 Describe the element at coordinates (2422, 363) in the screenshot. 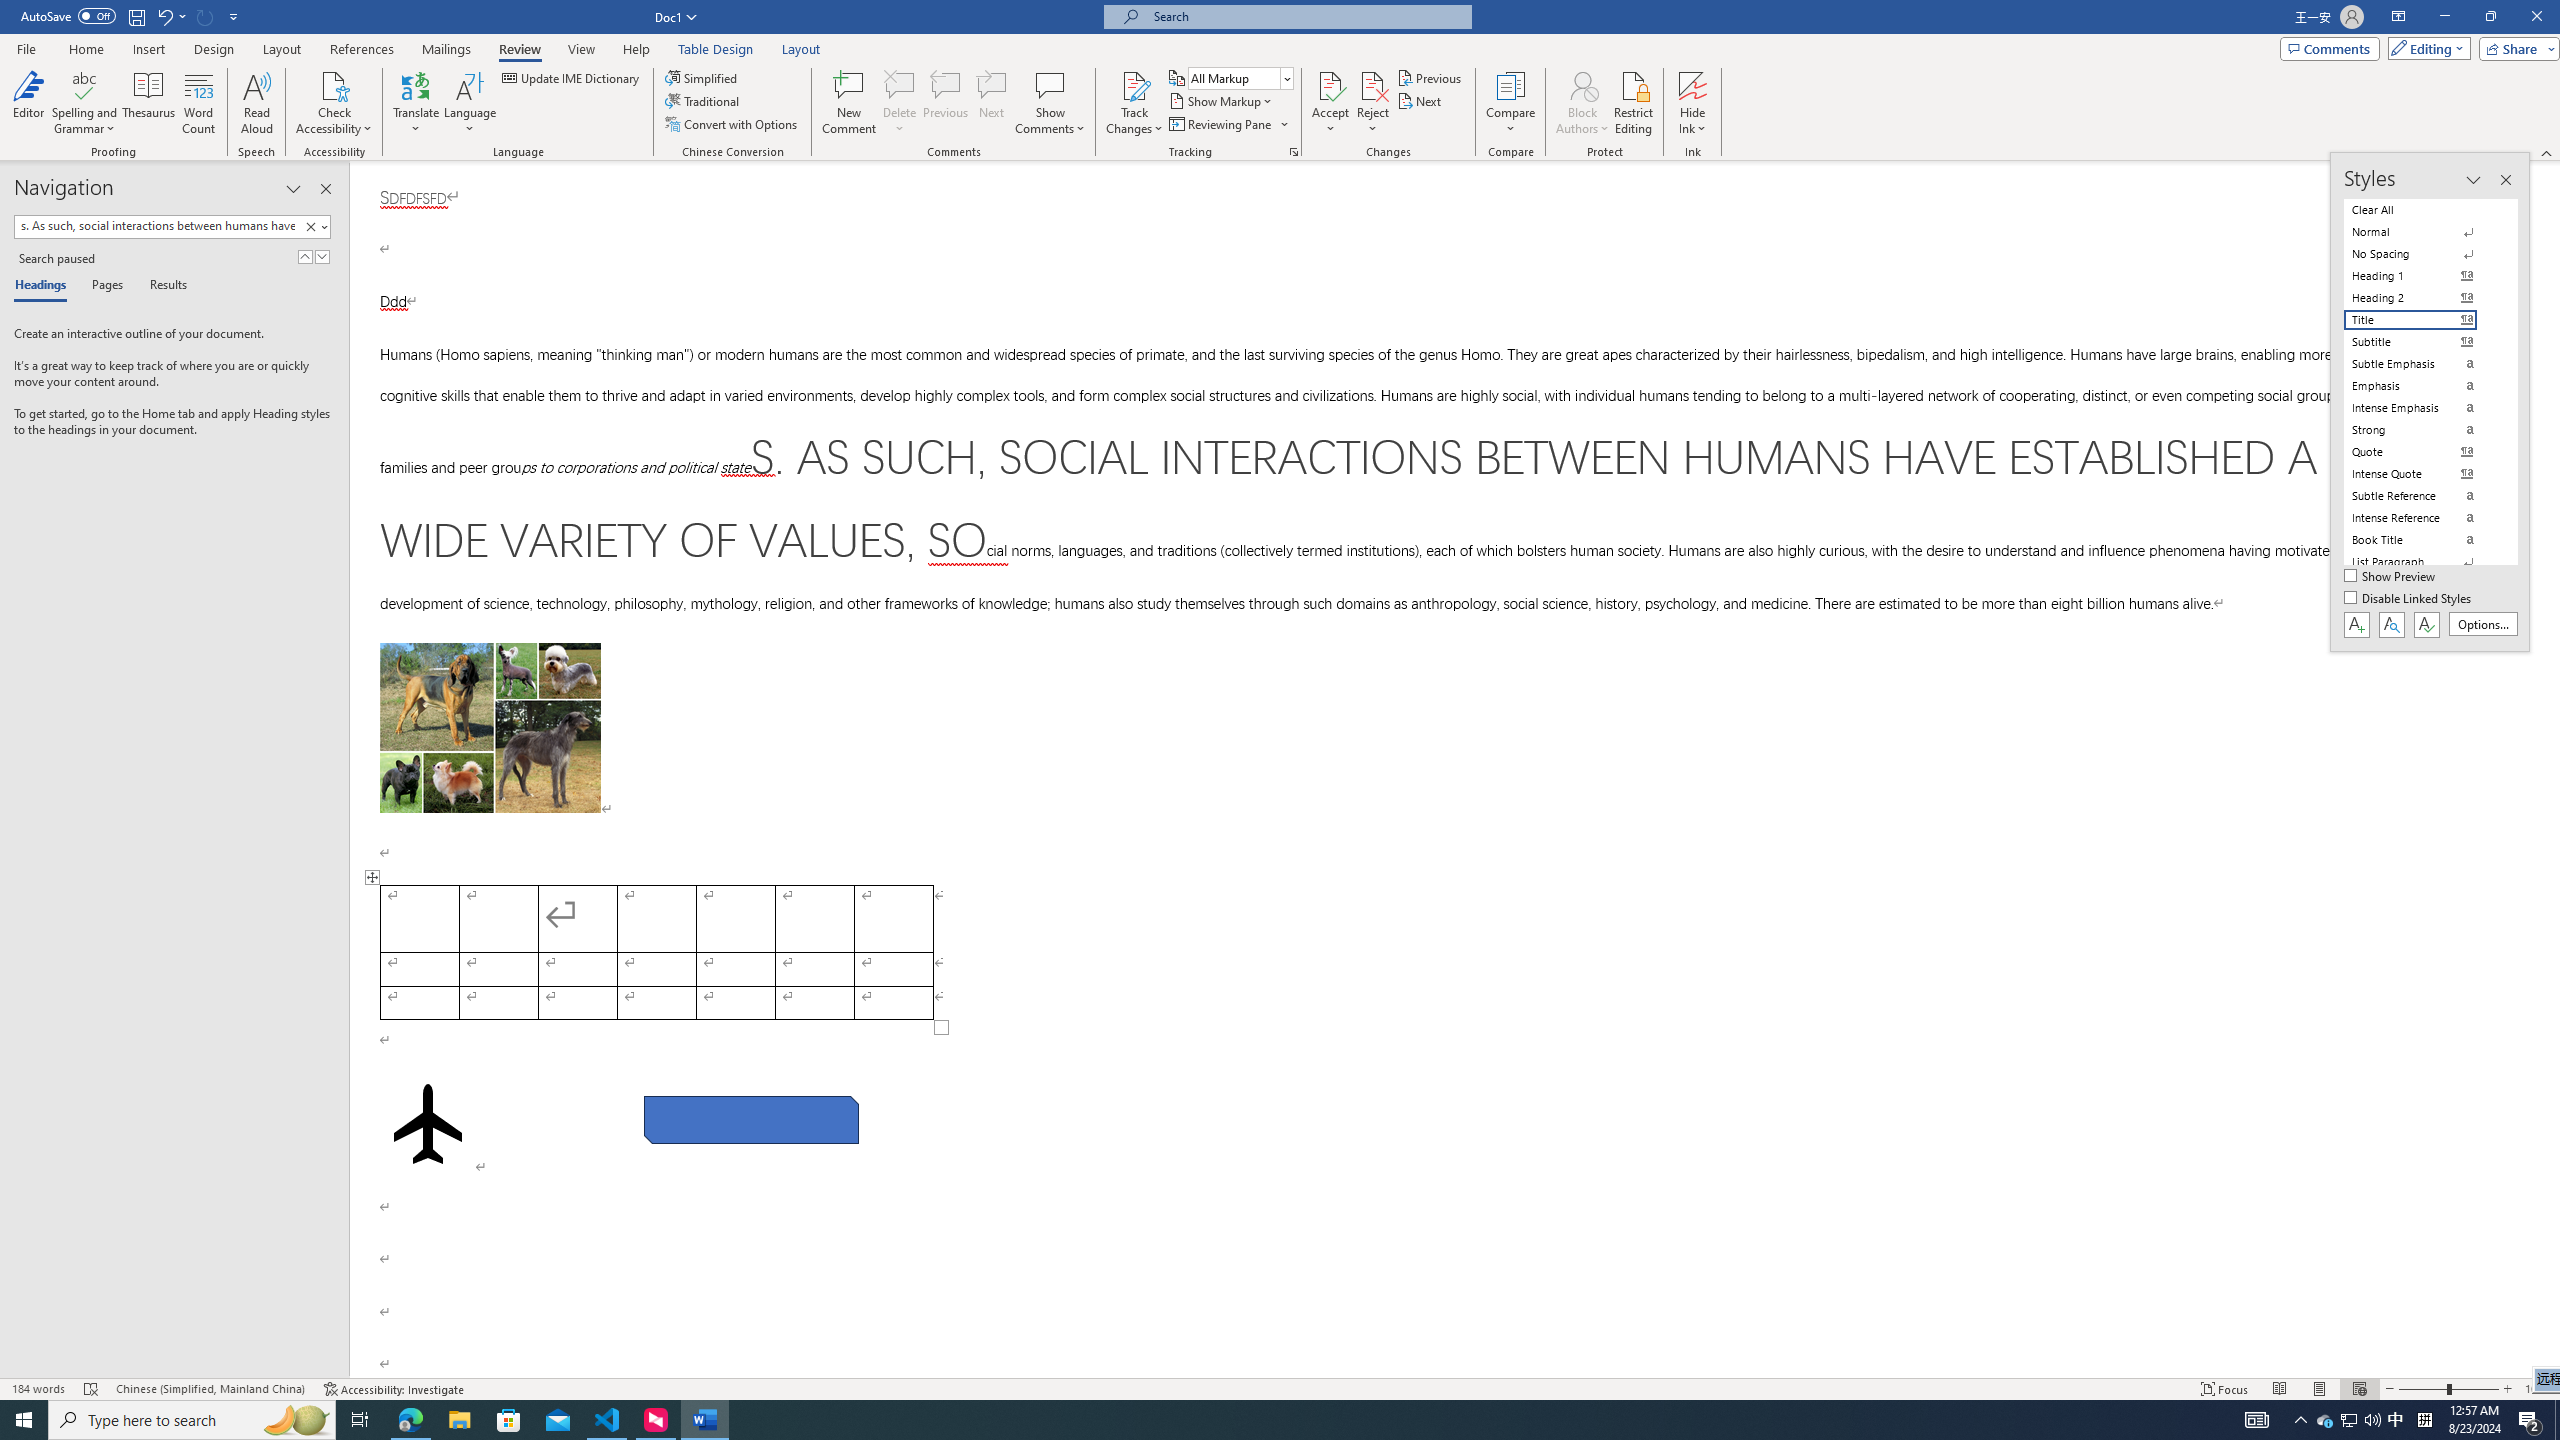

I see `'Subtle Emphasis'` at that location.